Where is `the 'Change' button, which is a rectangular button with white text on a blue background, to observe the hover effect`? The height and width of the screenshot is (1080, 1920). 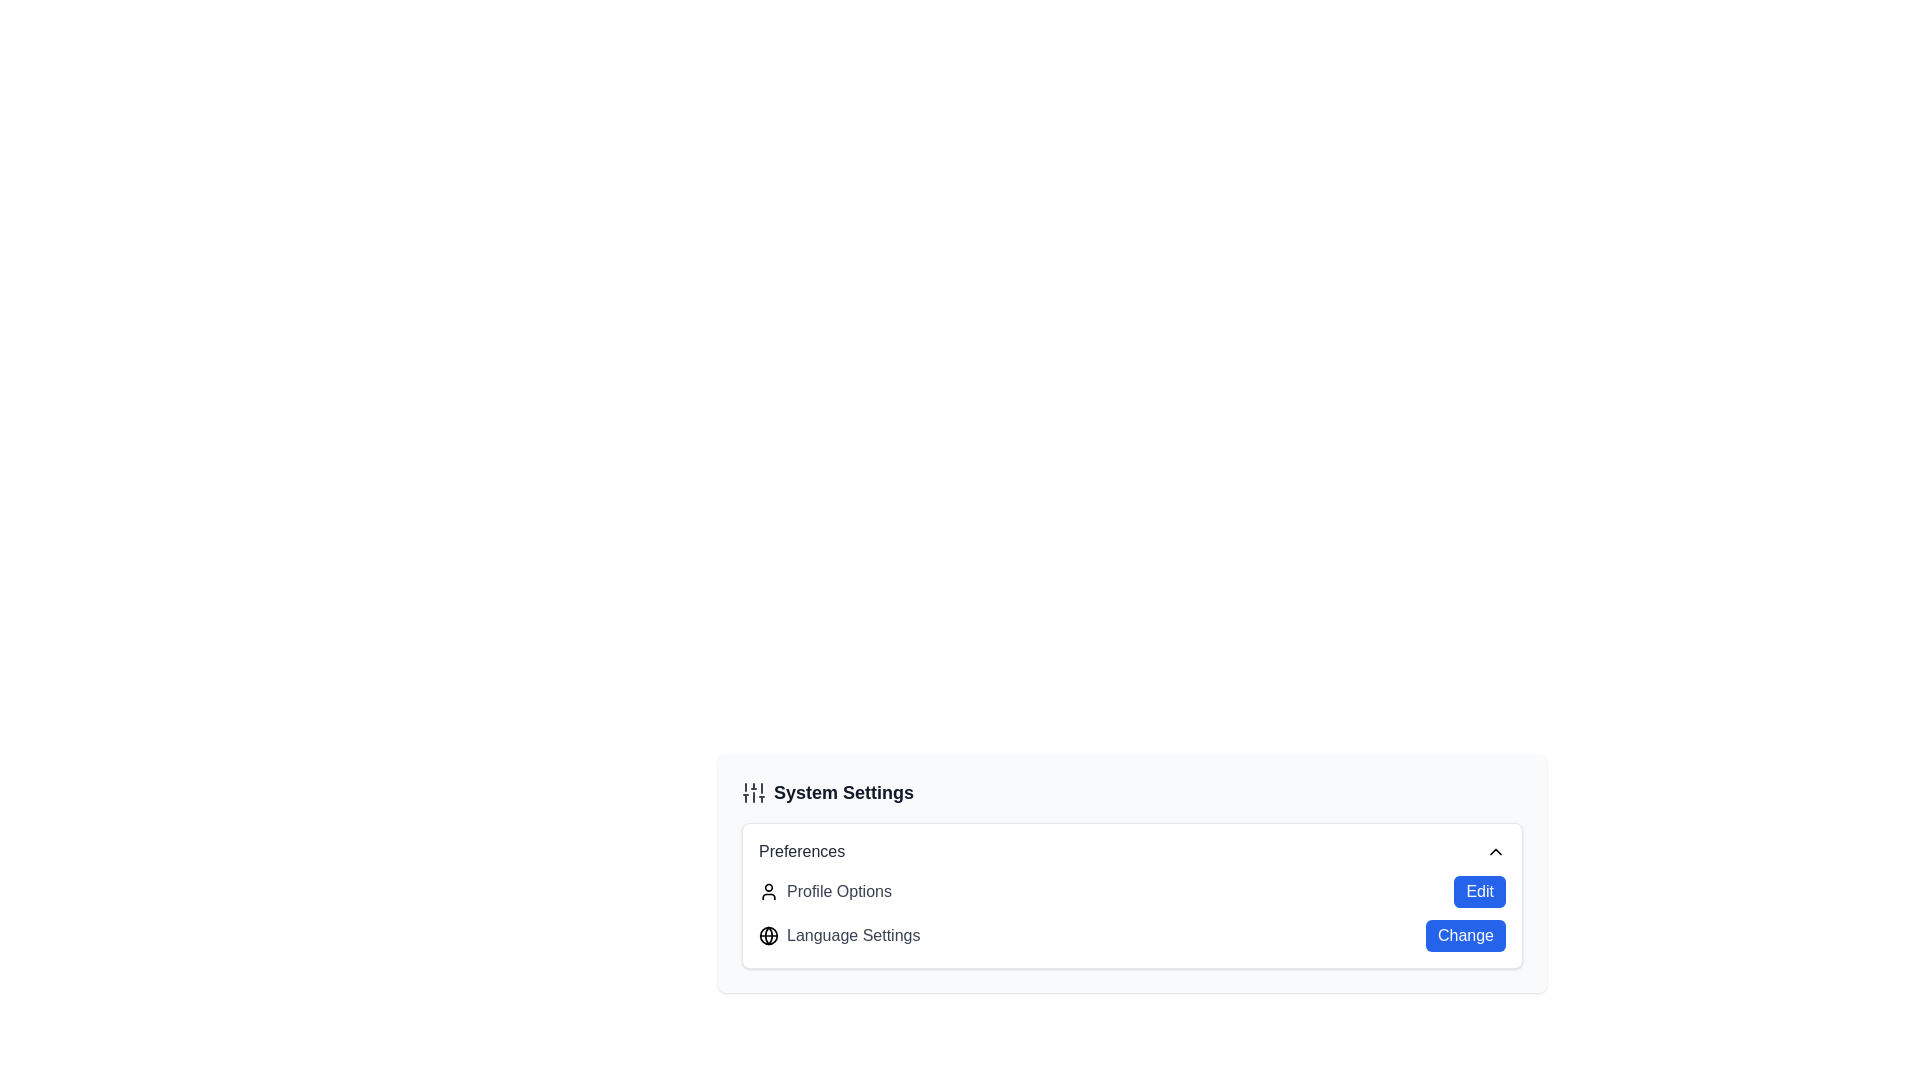
the 'Change' button, which is a rectangular button with white text on a blue background, to observe the hover effect is located at coordinates (1465, 936).